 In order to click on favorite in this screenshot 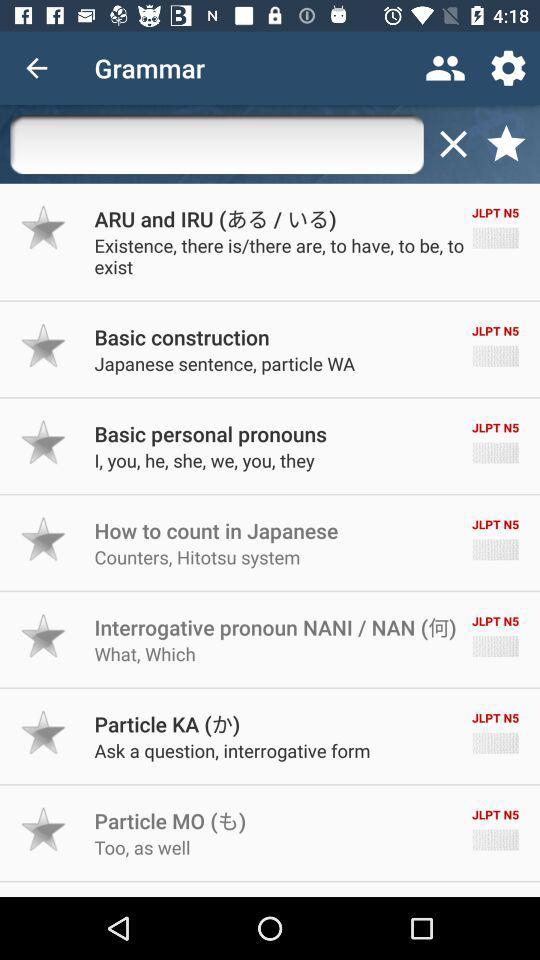, I will do `click(44, 731)`.